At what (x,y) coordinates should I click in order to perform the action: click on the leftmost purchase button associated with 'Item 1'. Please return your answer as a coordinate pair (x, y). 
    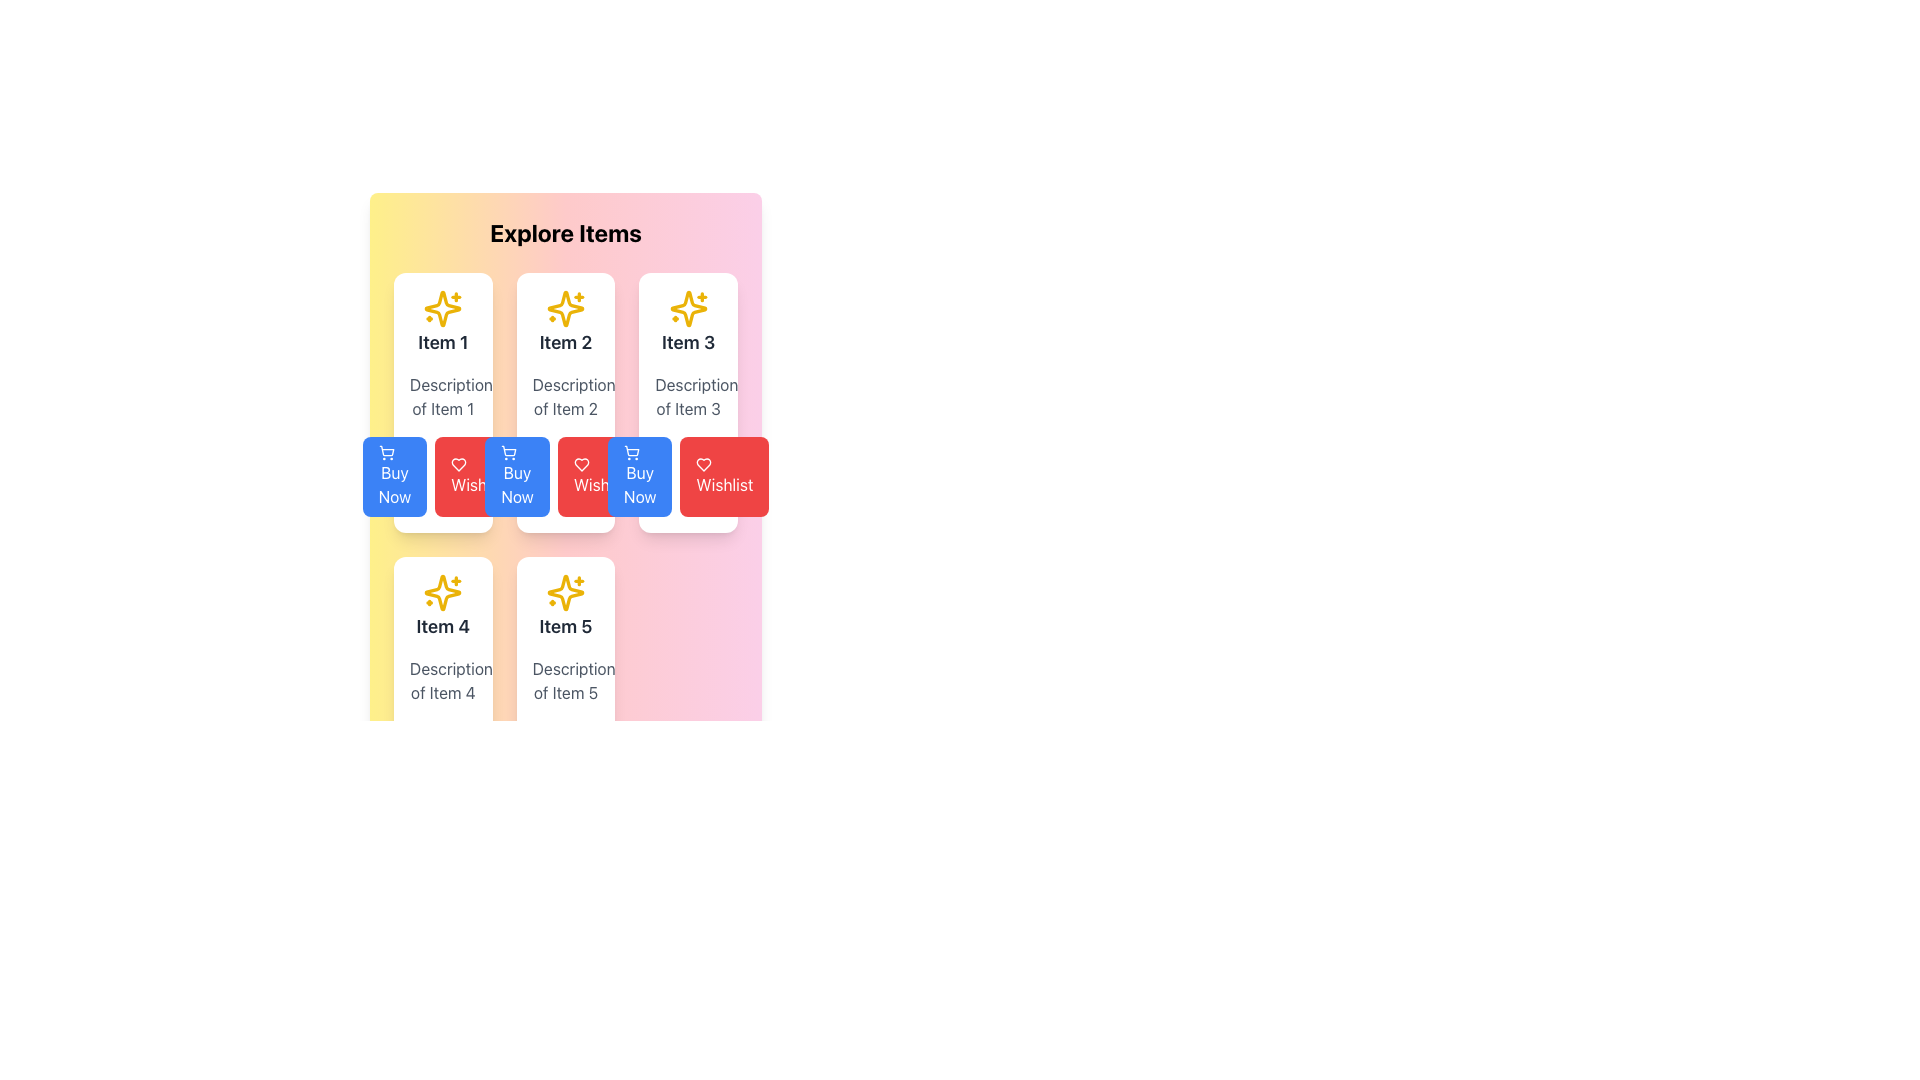
    Looking at the image, I should click on (394, 477).